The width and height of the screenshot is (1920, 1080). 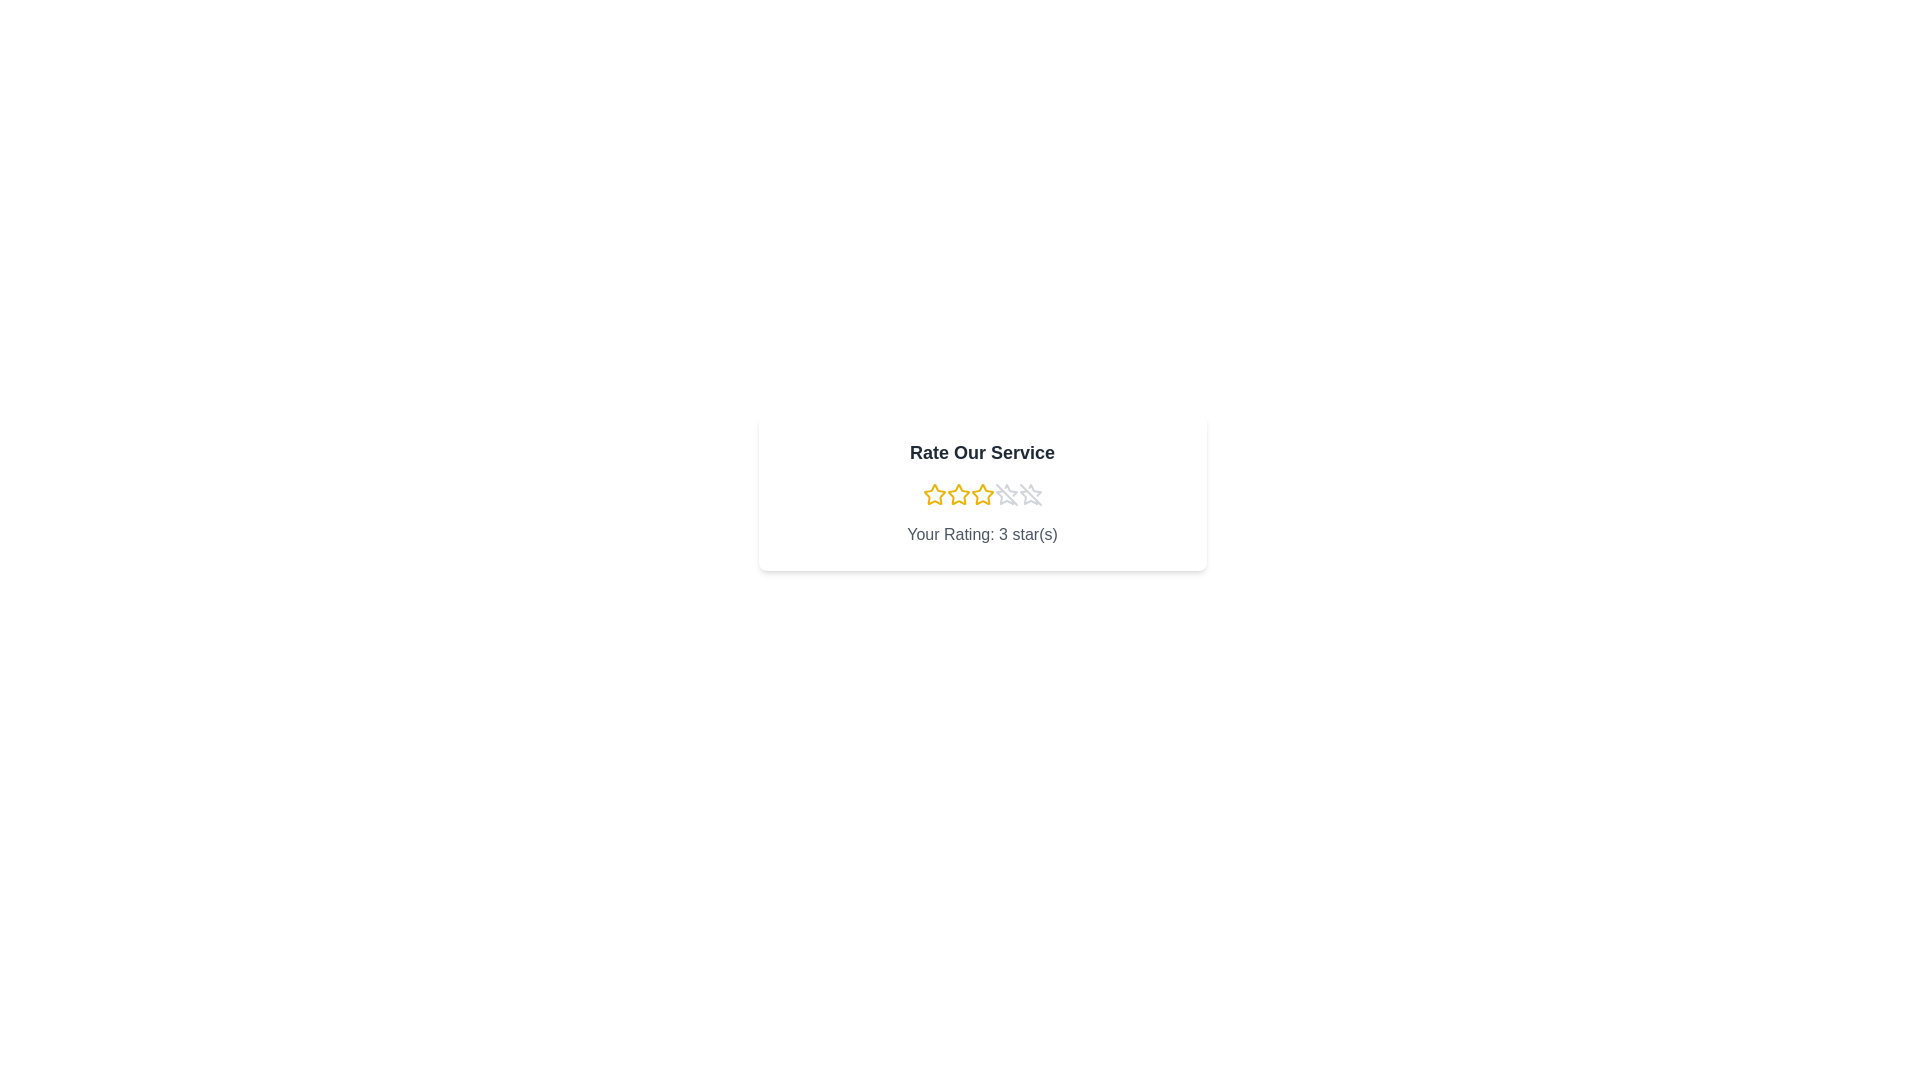 What do you see at coordinates (1006, 494) in the screenshot?
I see `the rating to 4 stars by clicking on the corresponding star` at bounding box center [1006, 494].